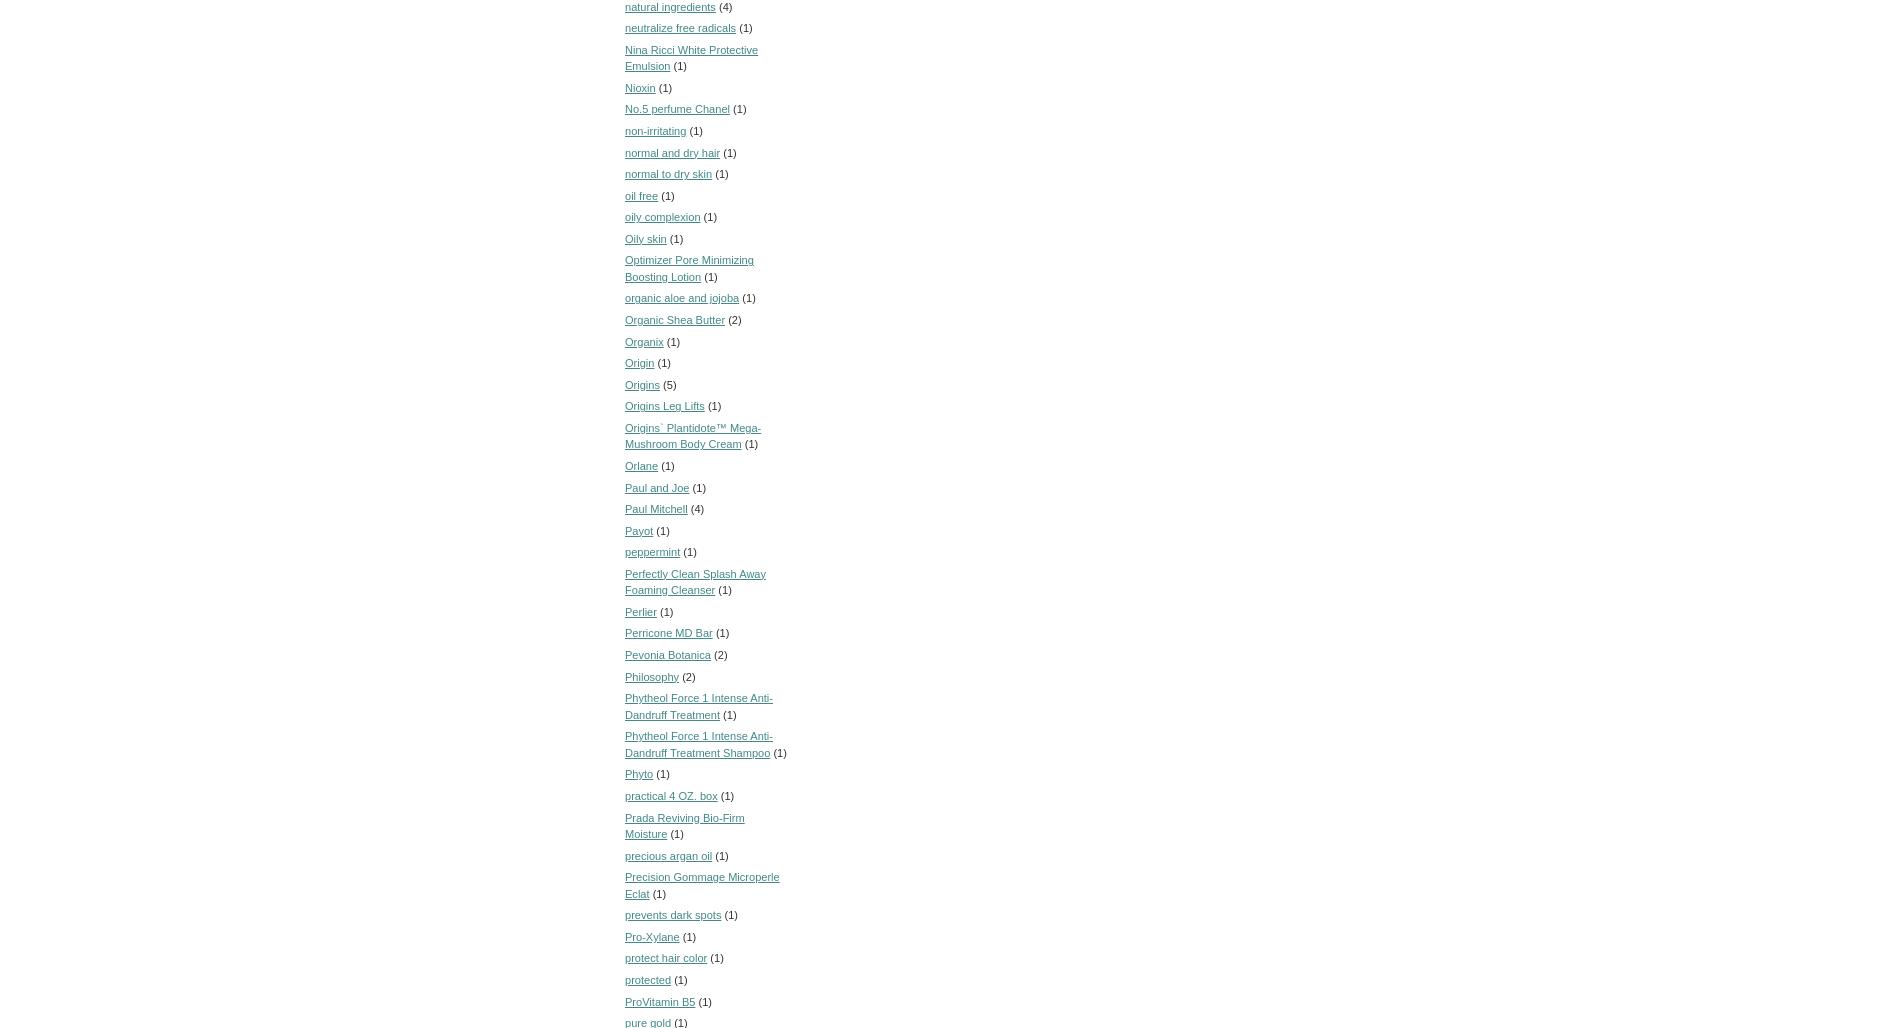 The image size is (1900, 1028). What do you see at coordinates (655, 130) in the screenshot?
I see `'non-irritating'` at bounding box center [655, 130].